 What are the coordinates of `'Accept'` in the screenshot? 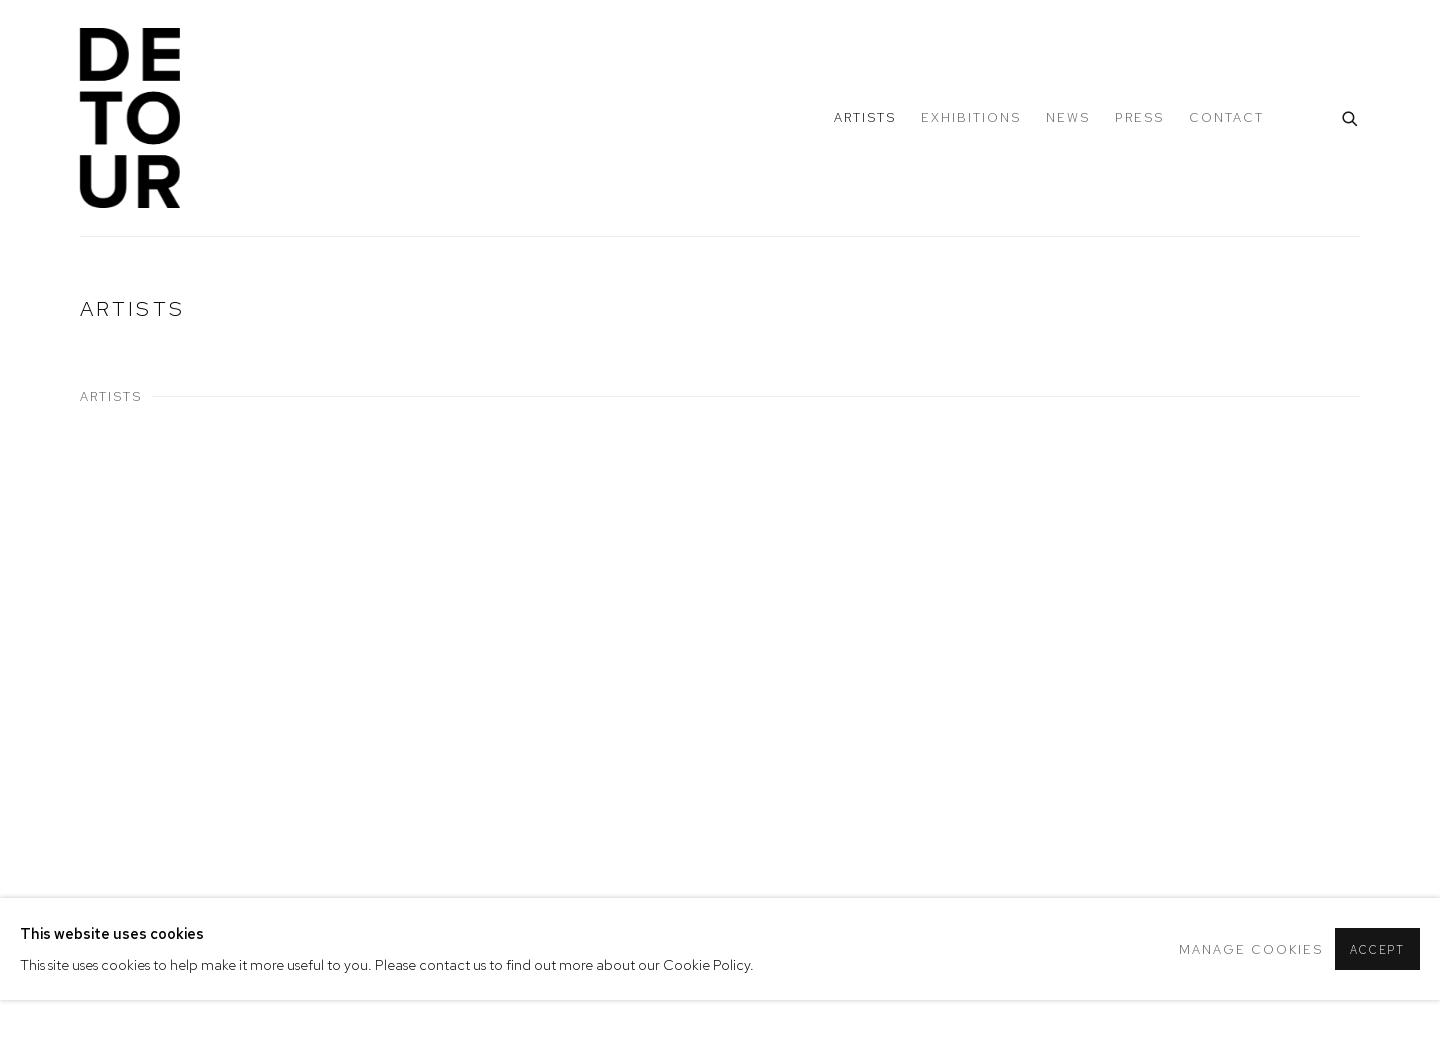 It's located at (1349, 950).